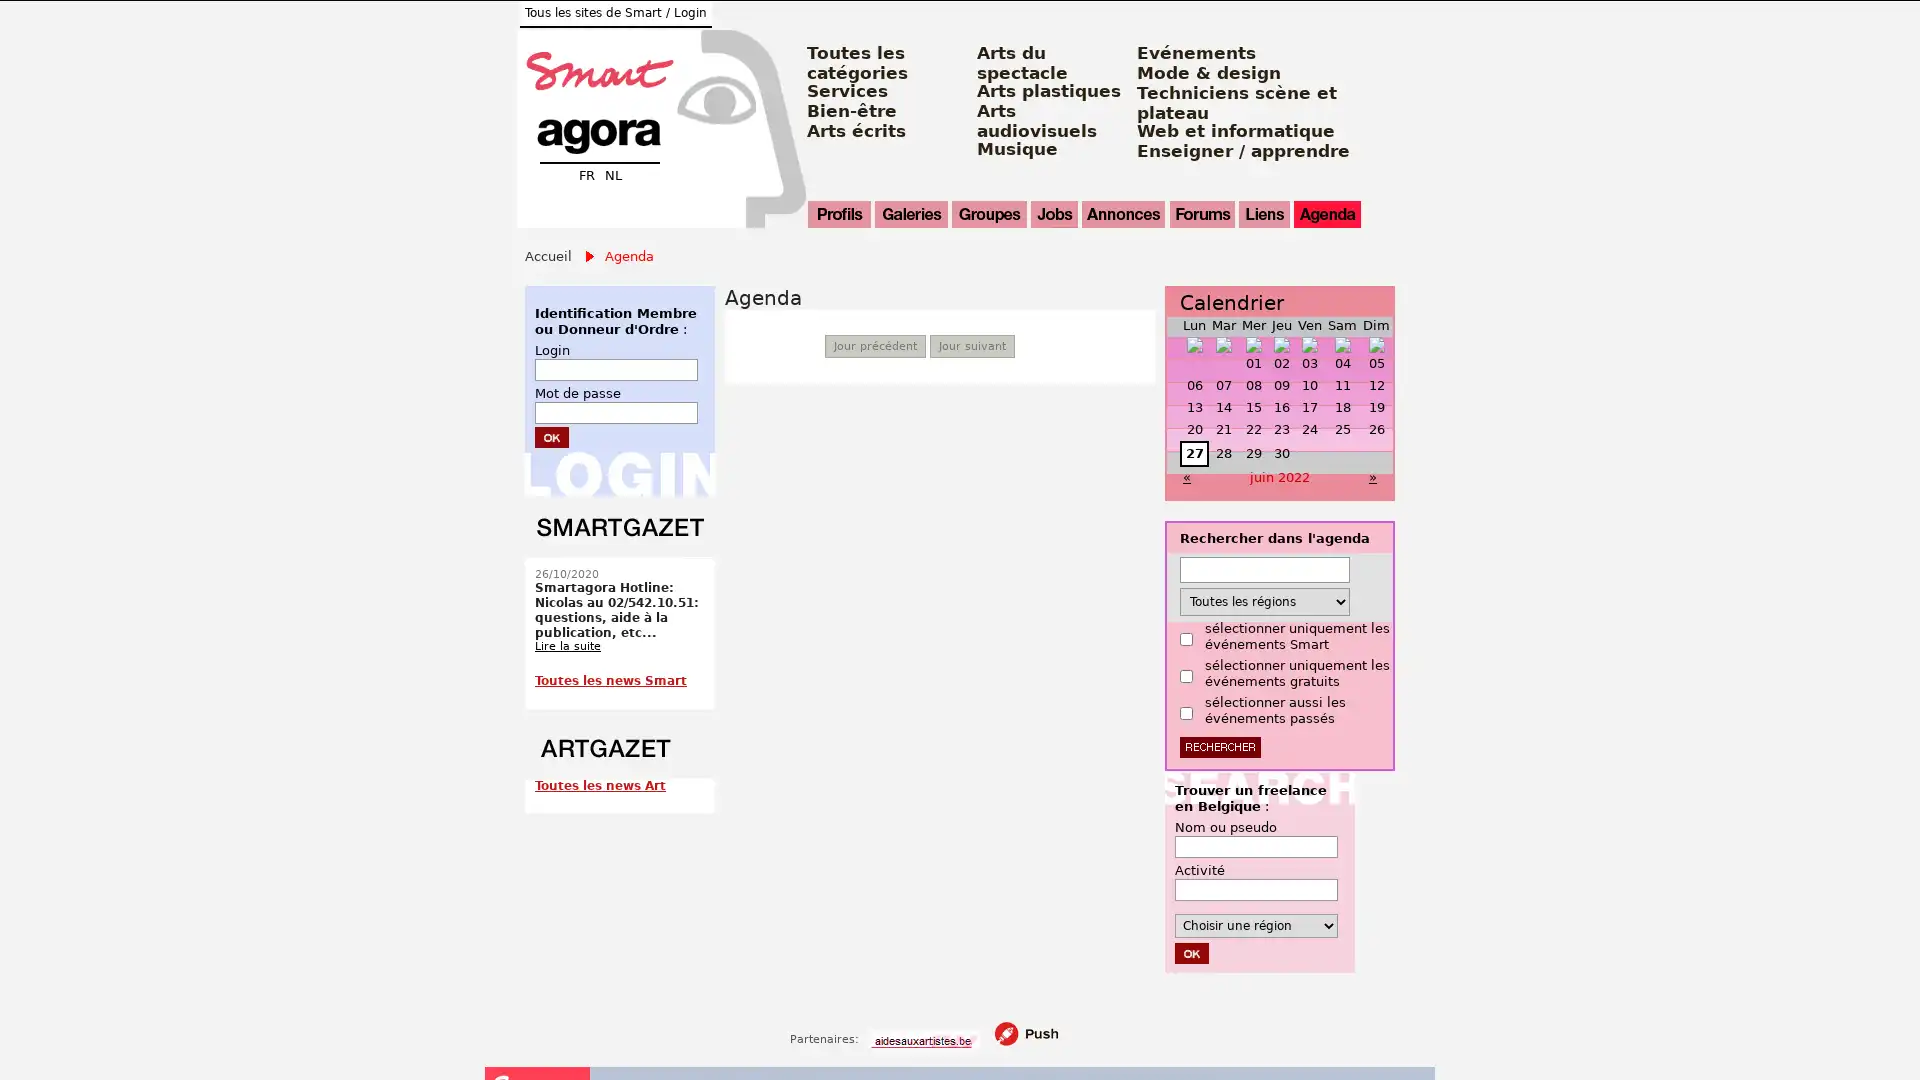 This screenshot has height=1080, width=1920. I want to click on Rechercher, so click(1220, 746).